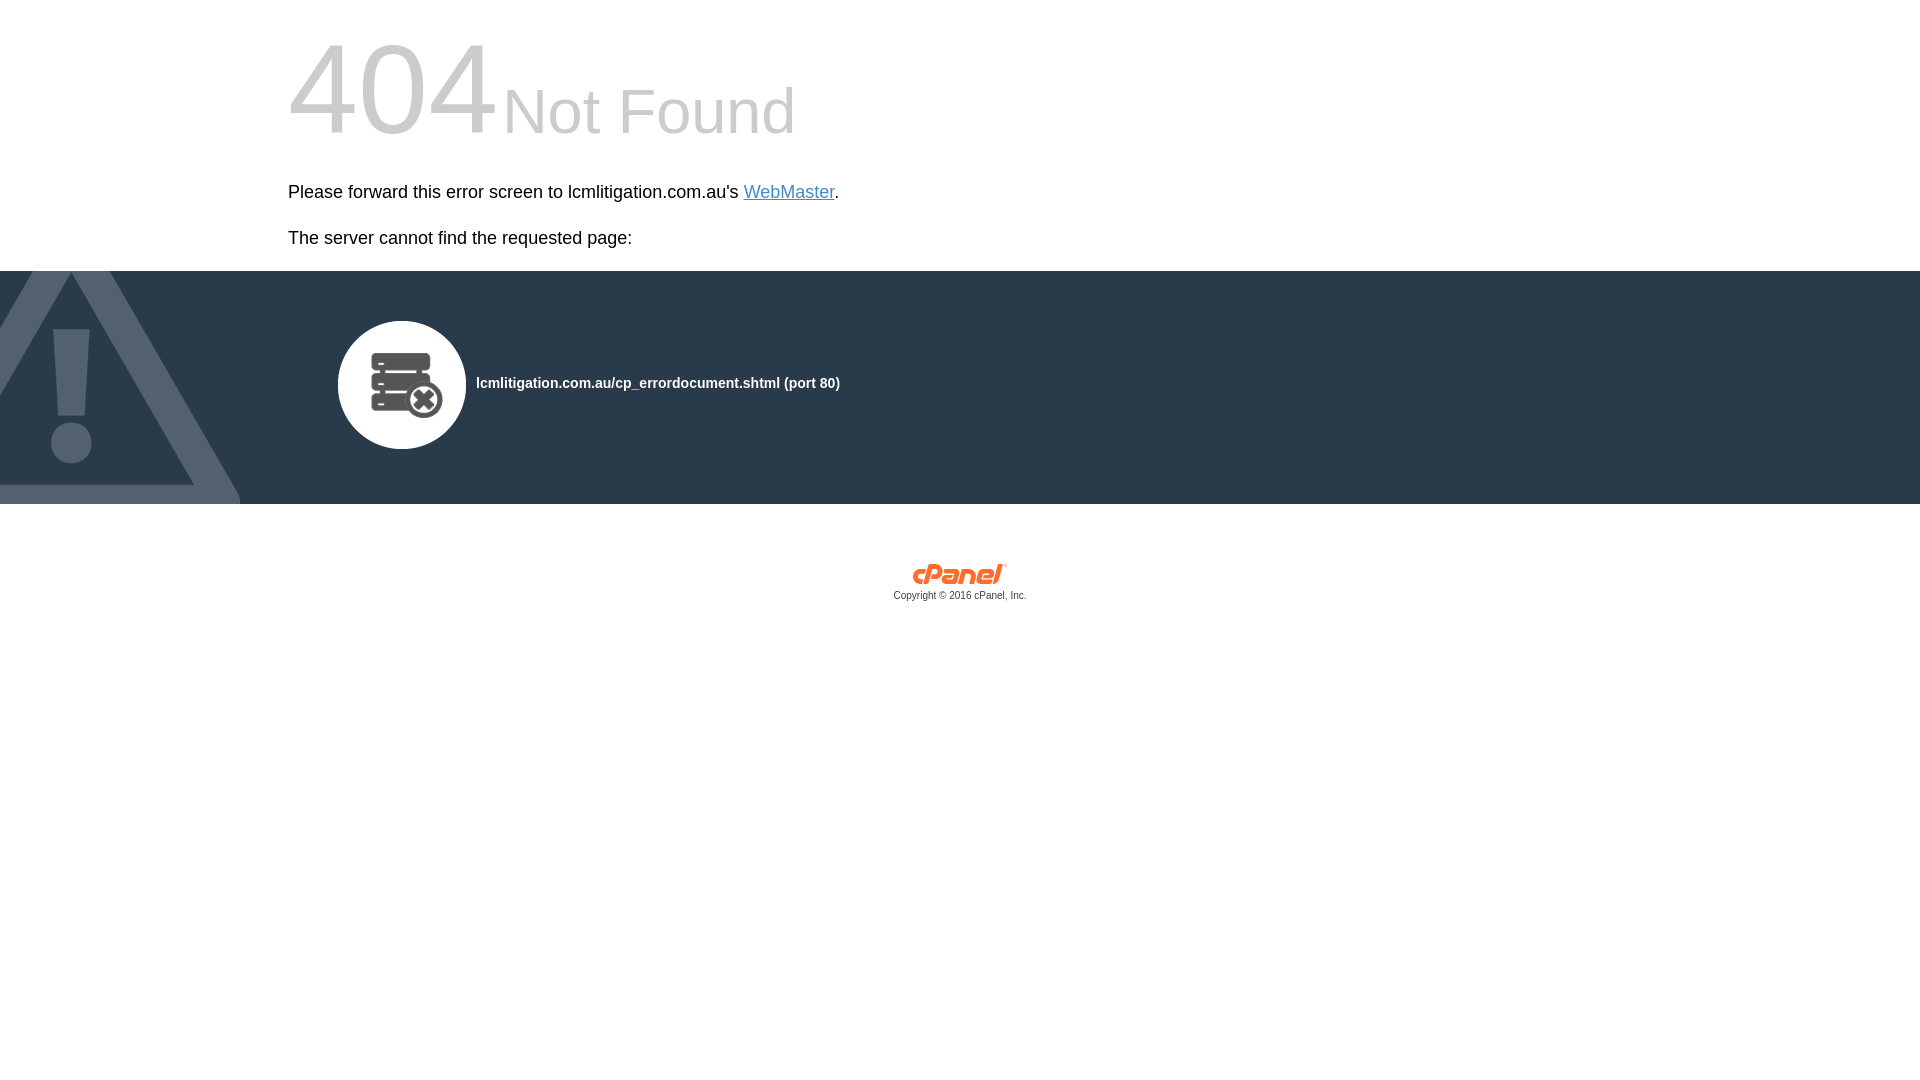 This screenshot has width=1920, height=1080. What do you see at coordinates (743, 192) in the screenshot?
I see `'WebMaster'` at bounding box center [743, 192].